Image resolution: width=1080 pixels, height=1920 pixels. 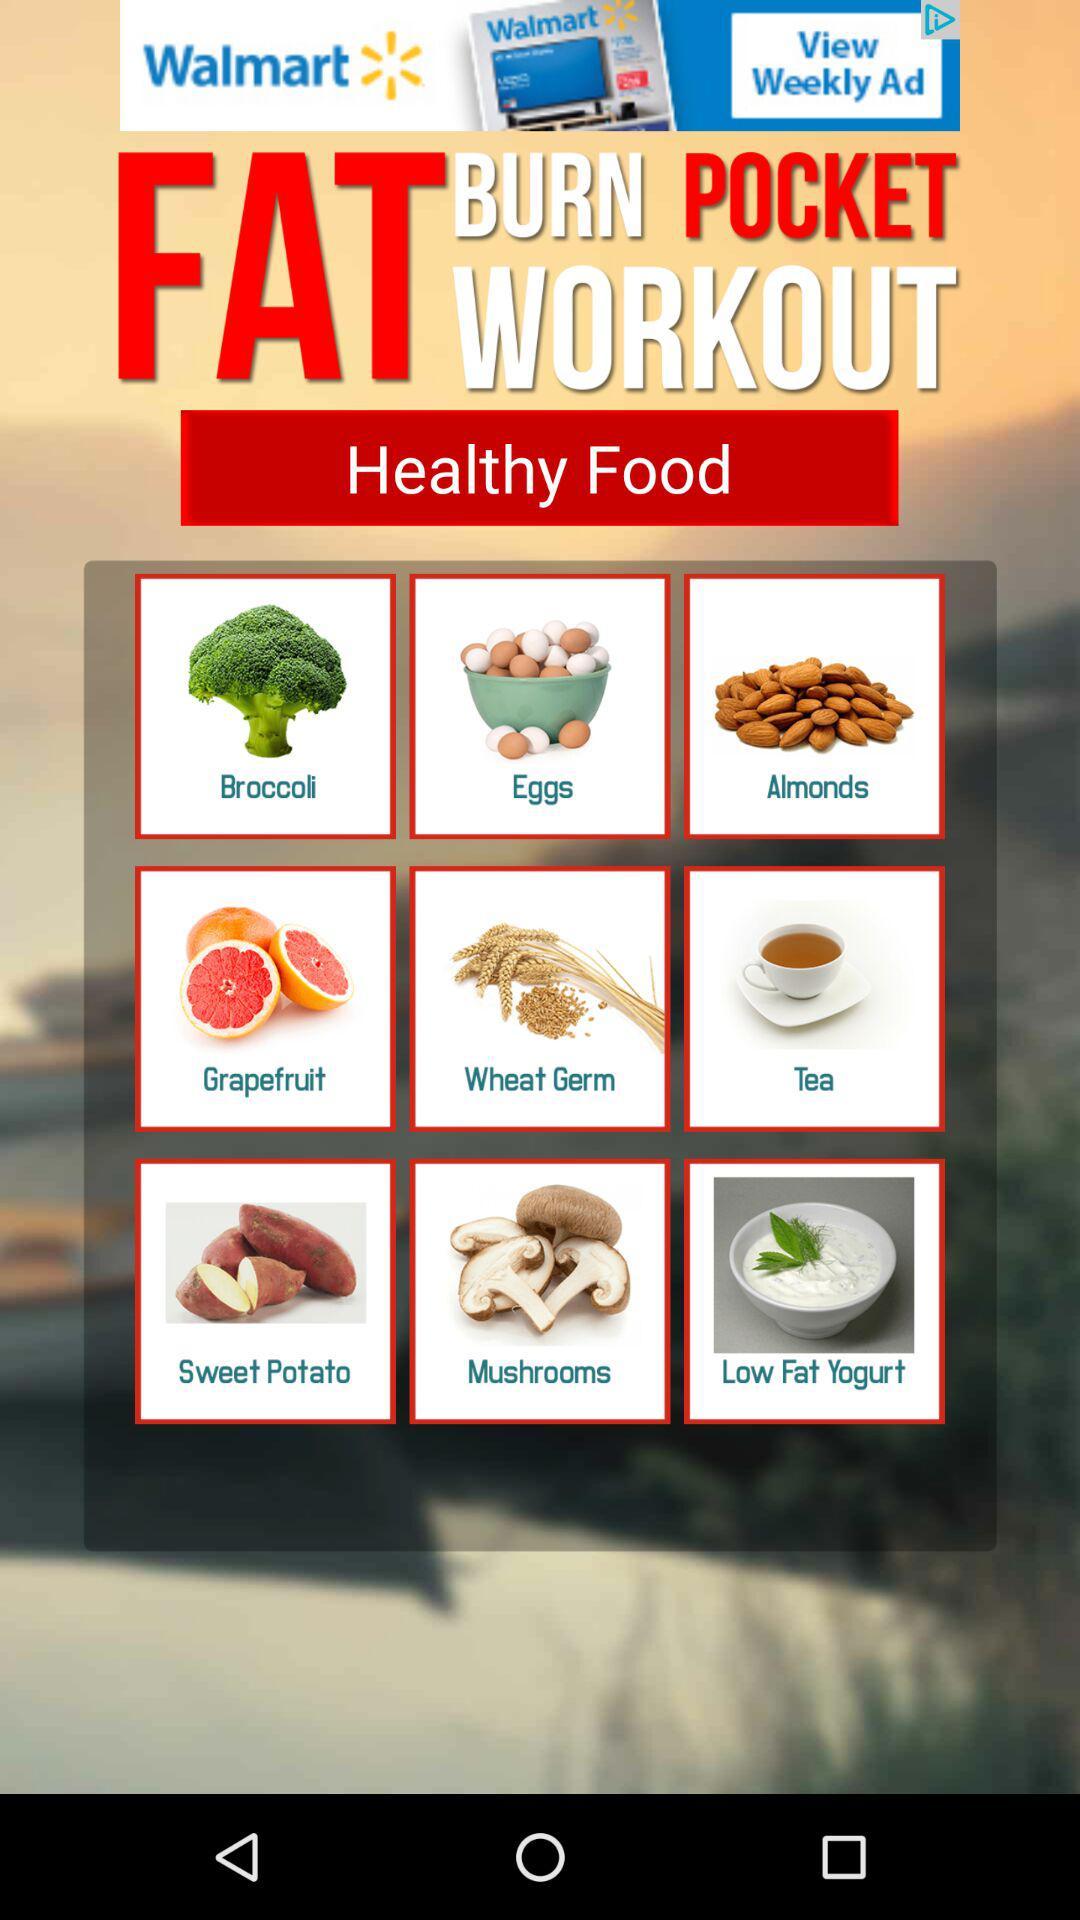 What do you see at coordinates (540, 998) in the screenshot?
I see `click the image` at bounding box center [540, 998].